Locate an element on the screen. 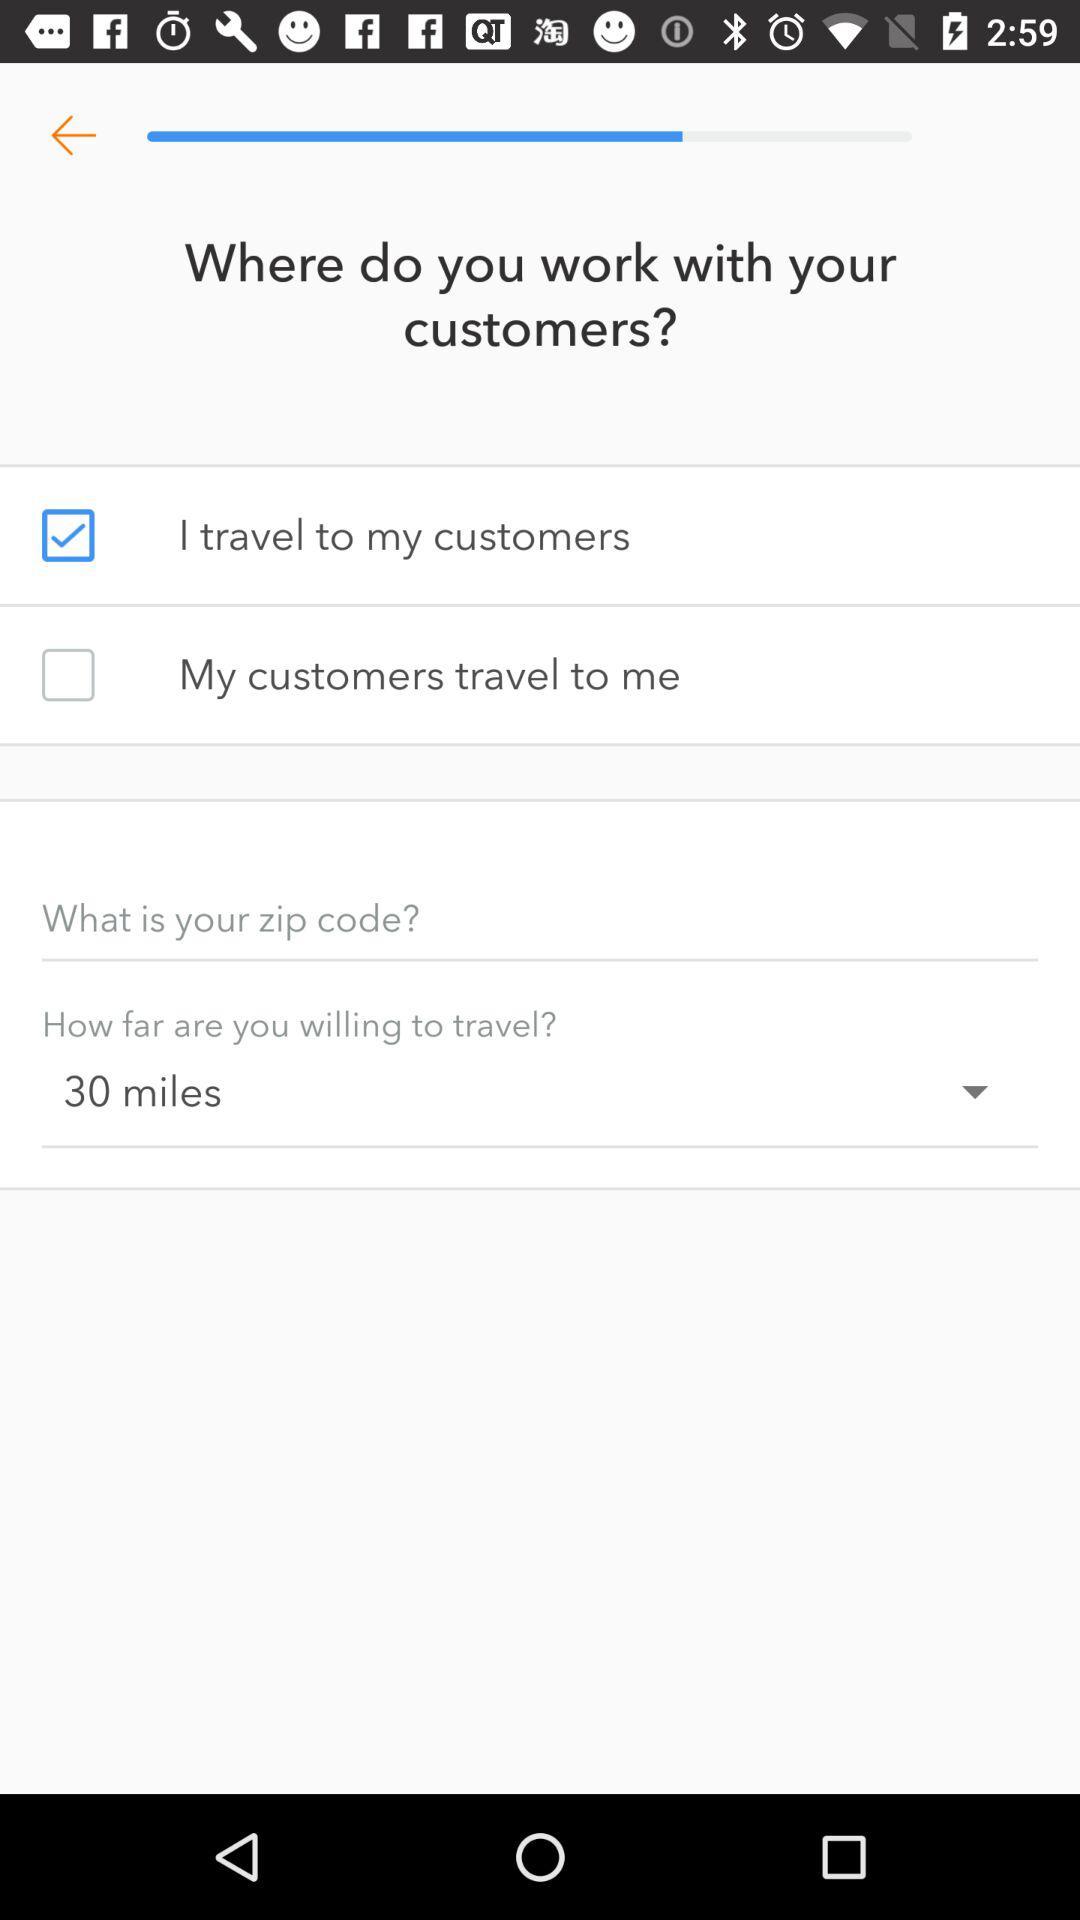 The height and width of the screenshot is (1920, 1080). go back is located at coordinates (72, 135).